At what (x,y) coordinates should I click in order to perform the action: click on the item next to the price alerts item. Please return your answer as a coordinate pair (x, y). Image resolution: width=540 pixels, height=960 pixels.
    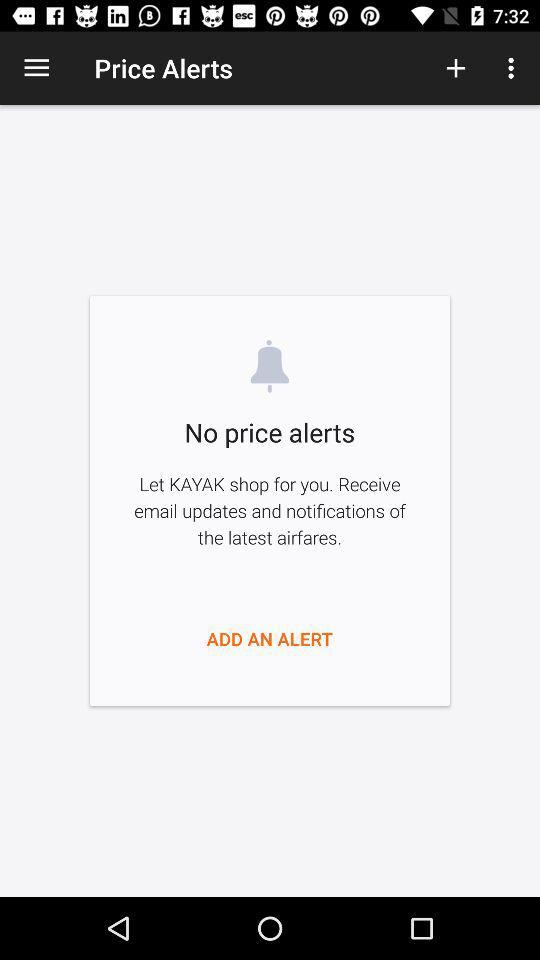
    Looking at the image, I should click on (36, 68).